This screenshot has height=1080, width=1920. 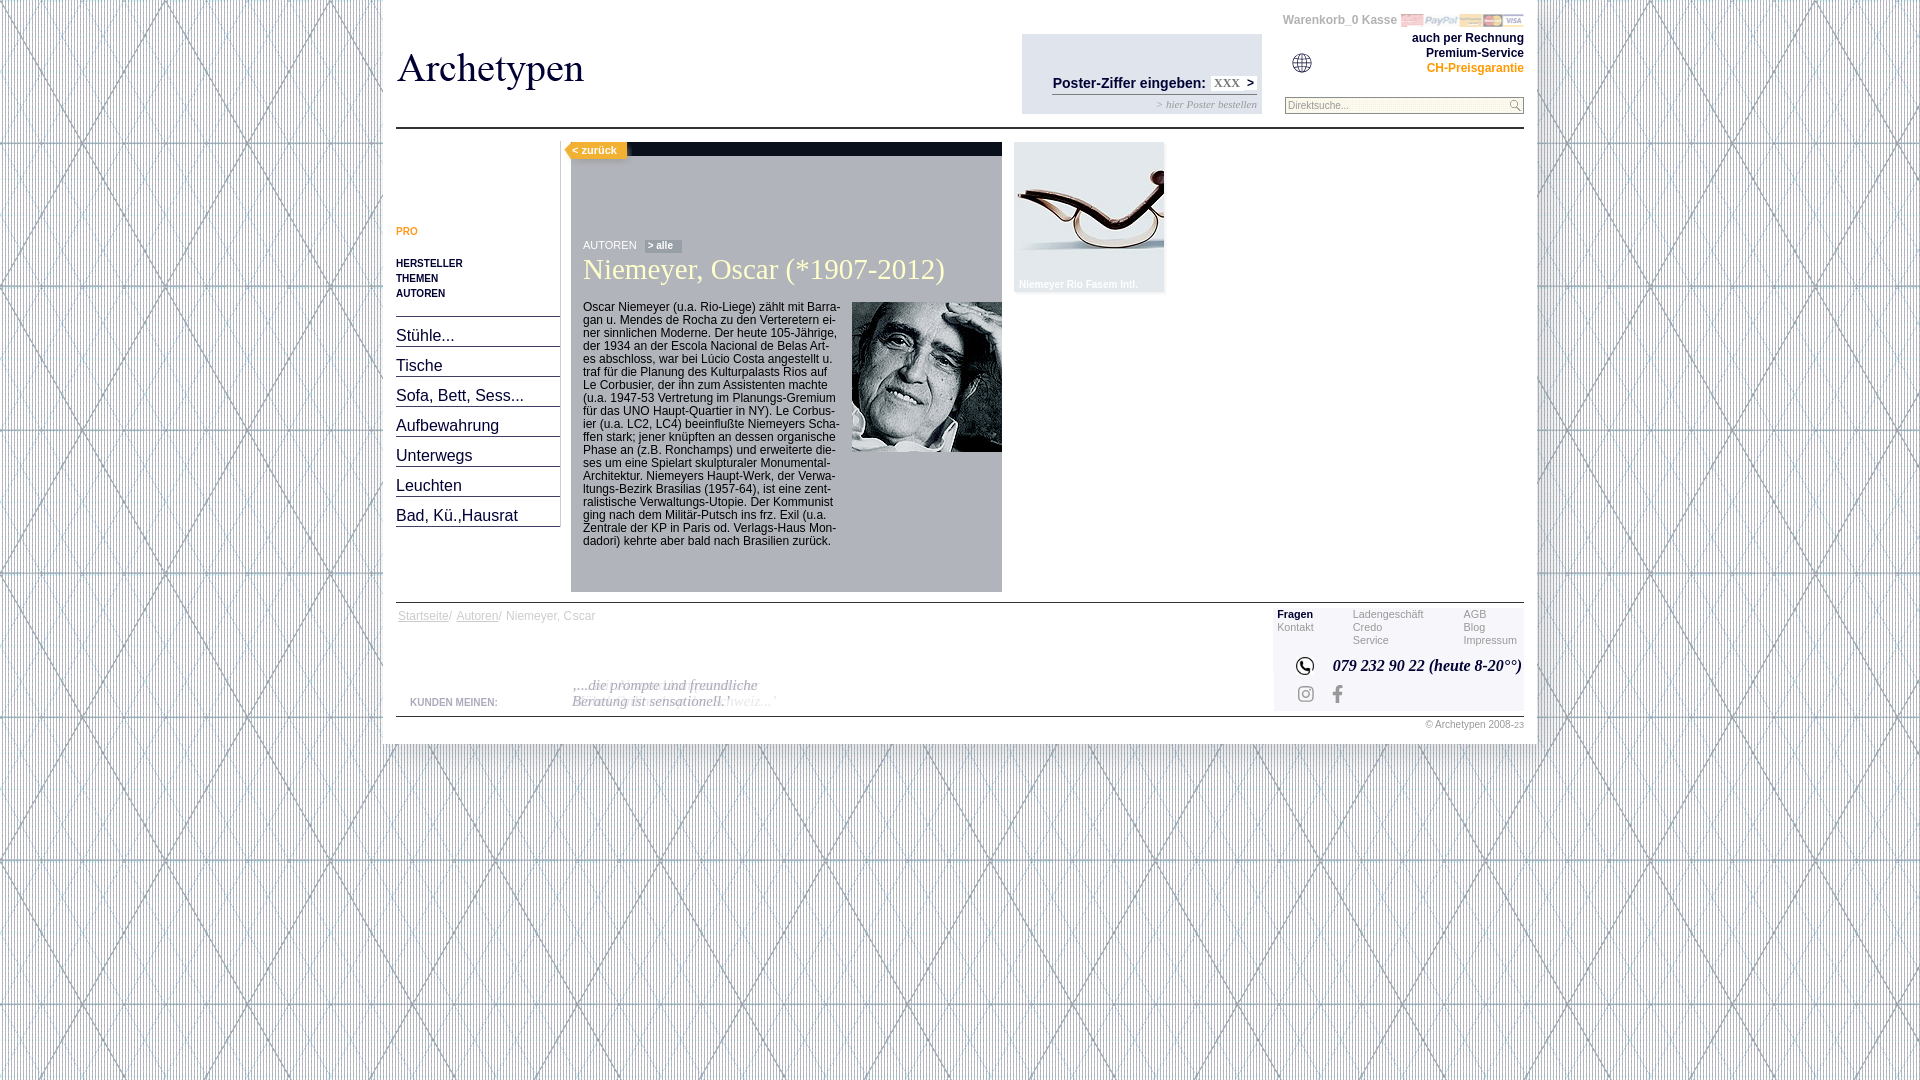 I want to click on 'Tische', so click(x=418, y=365).